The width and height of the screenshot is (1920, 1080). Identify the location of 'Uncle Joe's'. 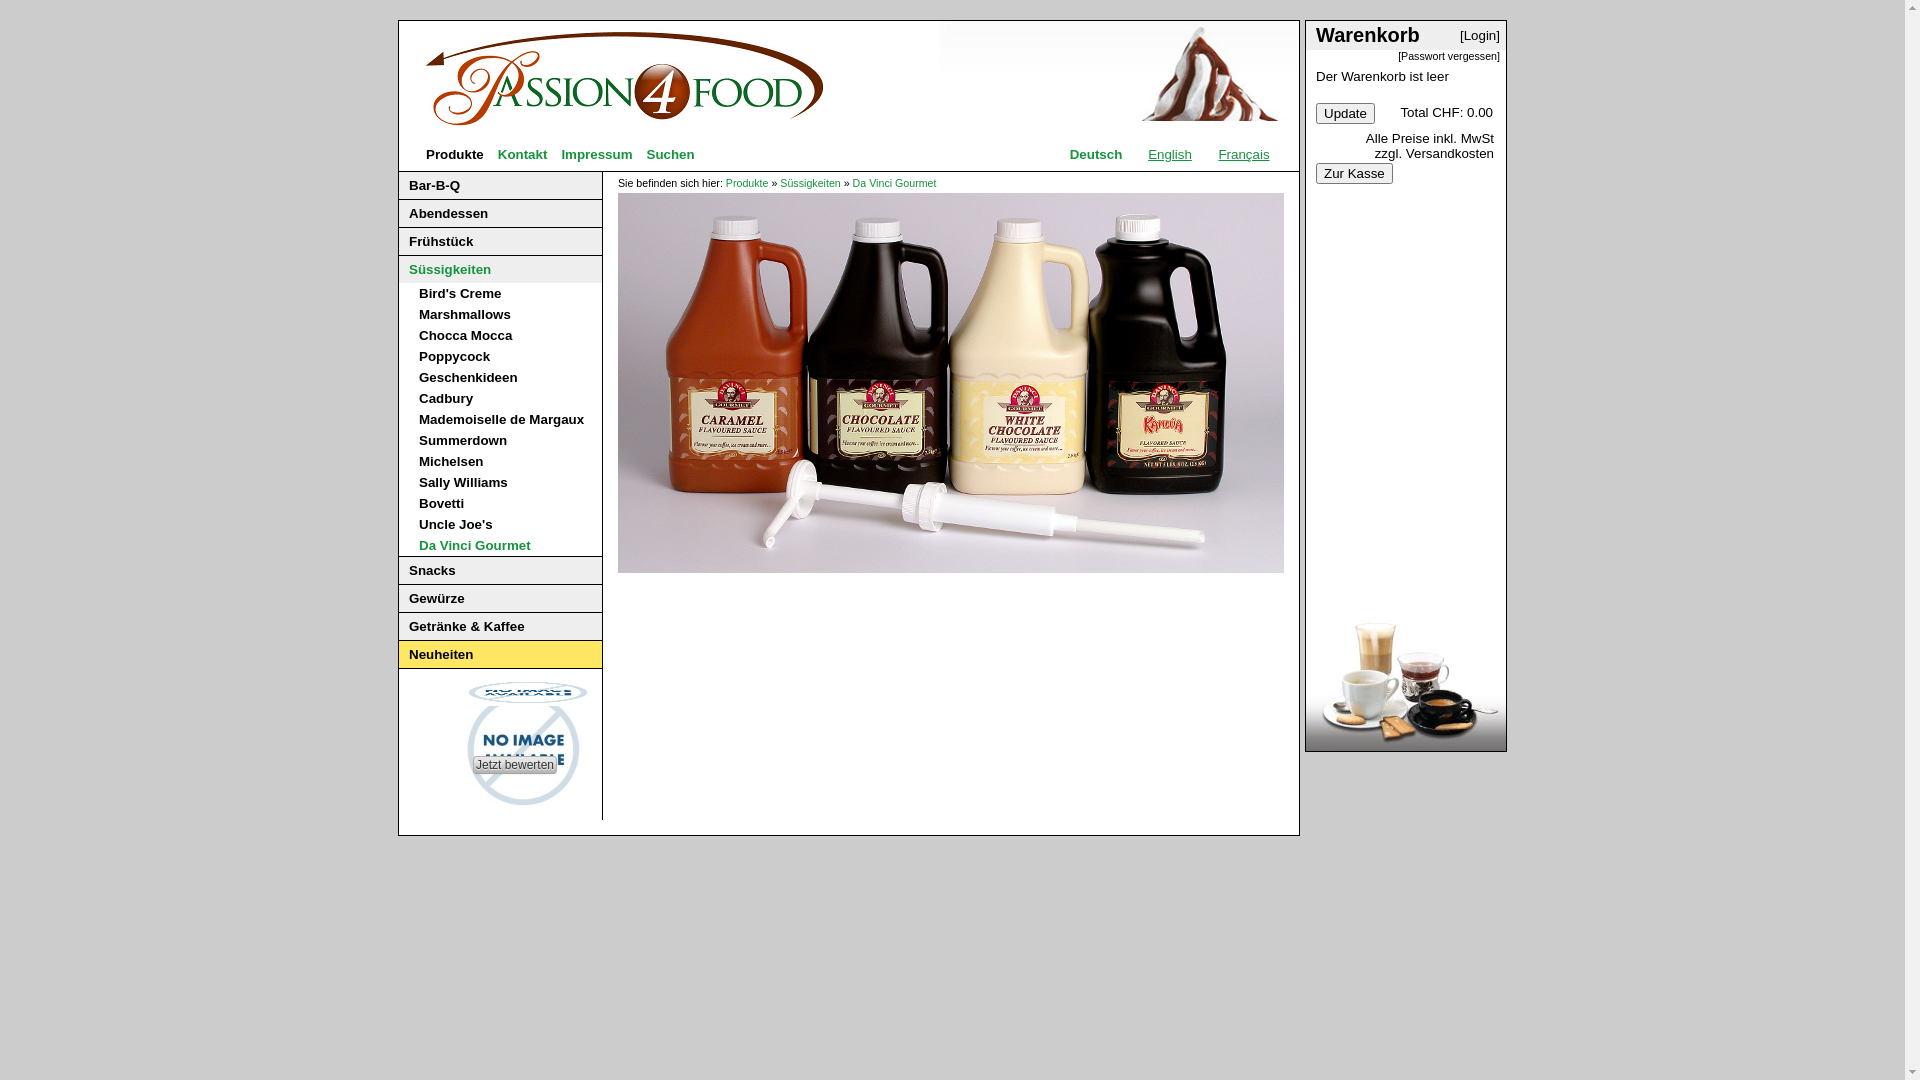
(455, 523).